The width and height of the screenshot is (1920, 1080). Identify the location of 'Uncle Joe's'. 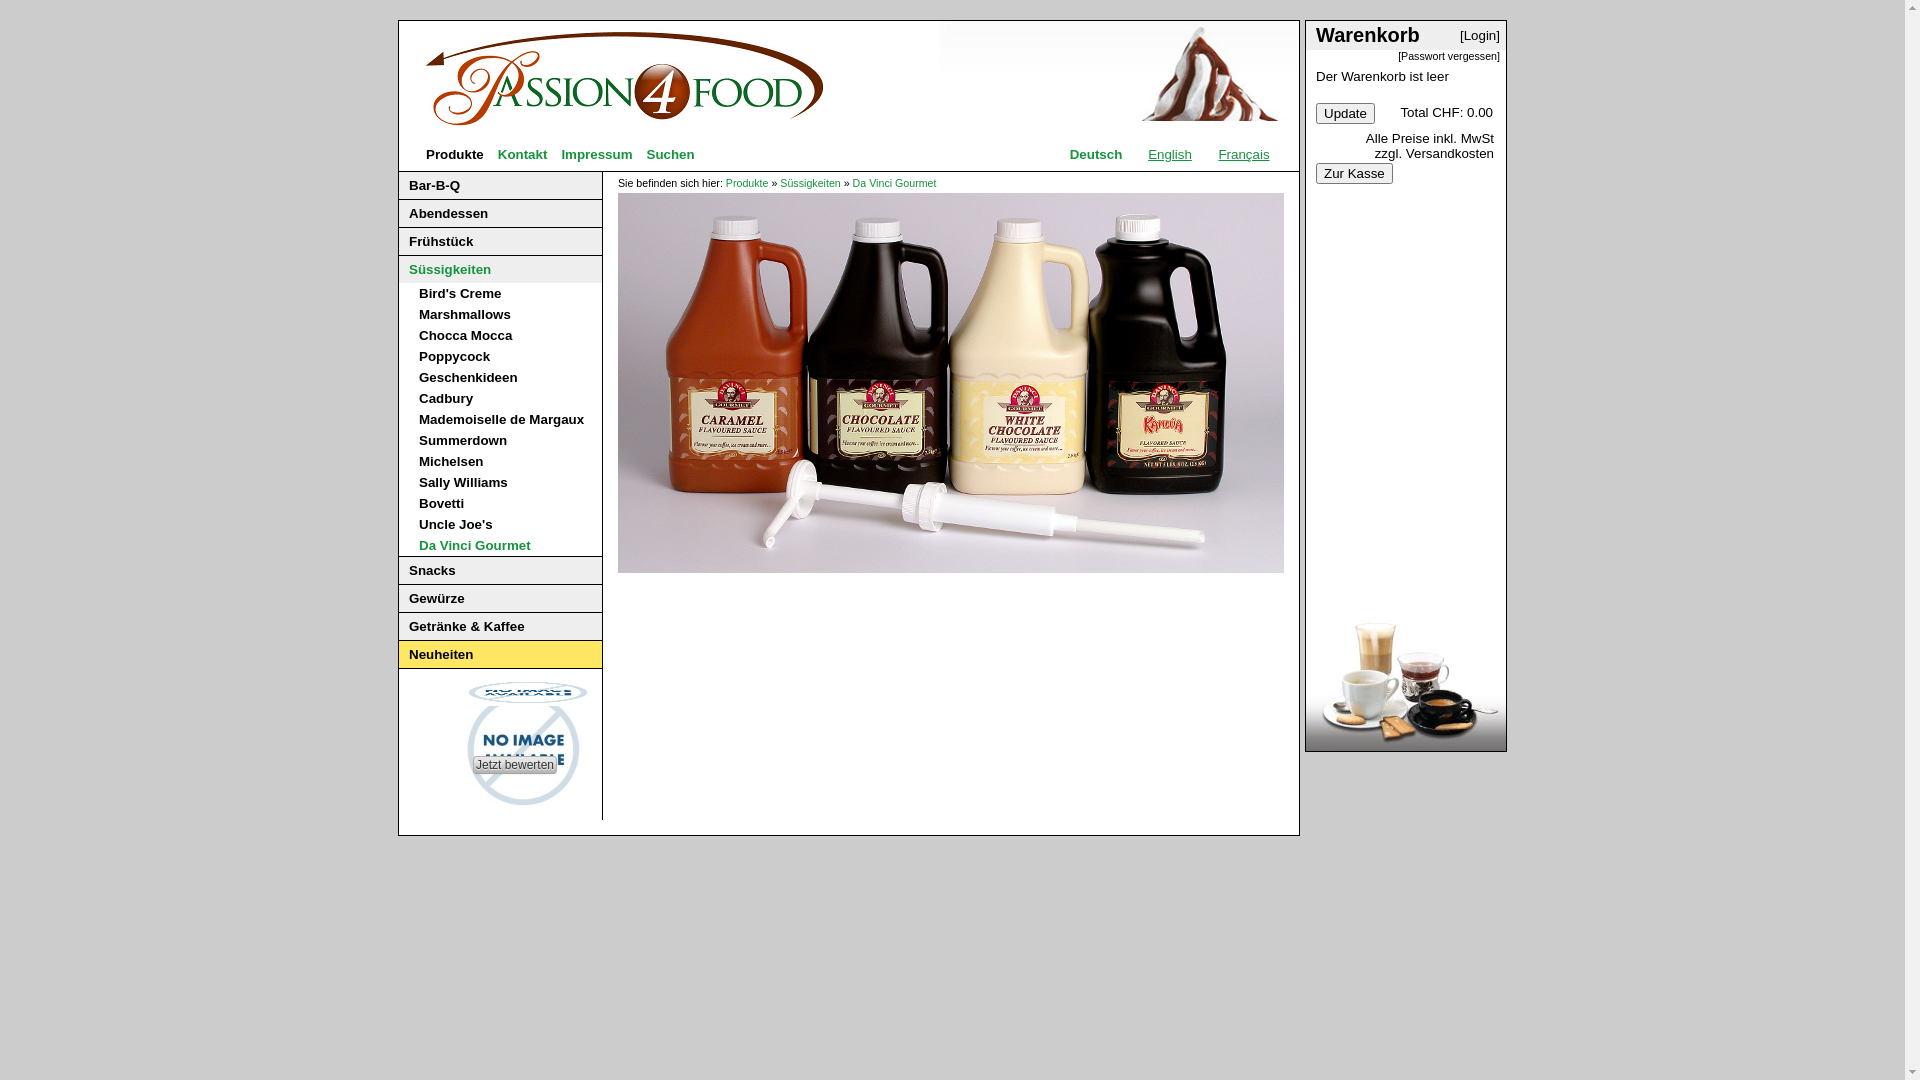
(455, 523).